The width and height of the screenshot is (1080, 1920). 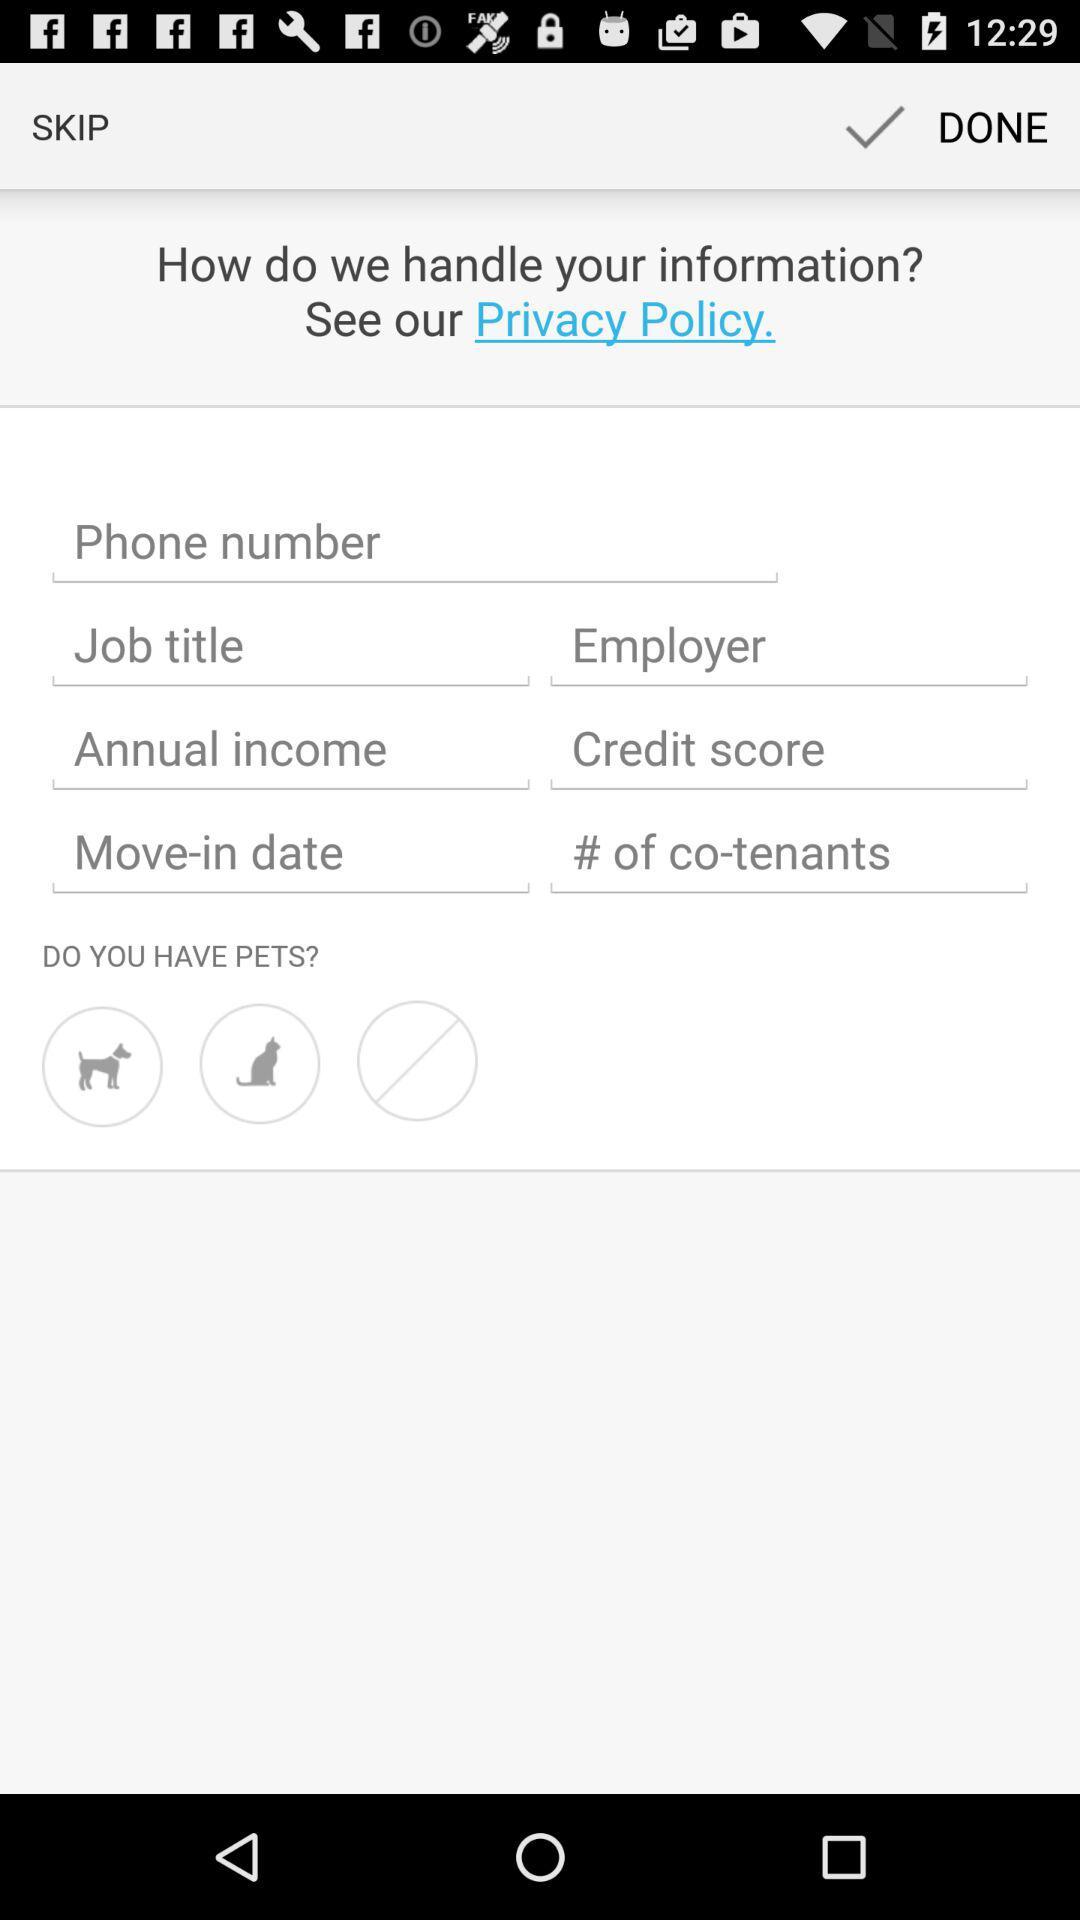 What do you see at coordinates (290, 747) in the screenshot?
I see `input income` at bounding box center [290, 747].